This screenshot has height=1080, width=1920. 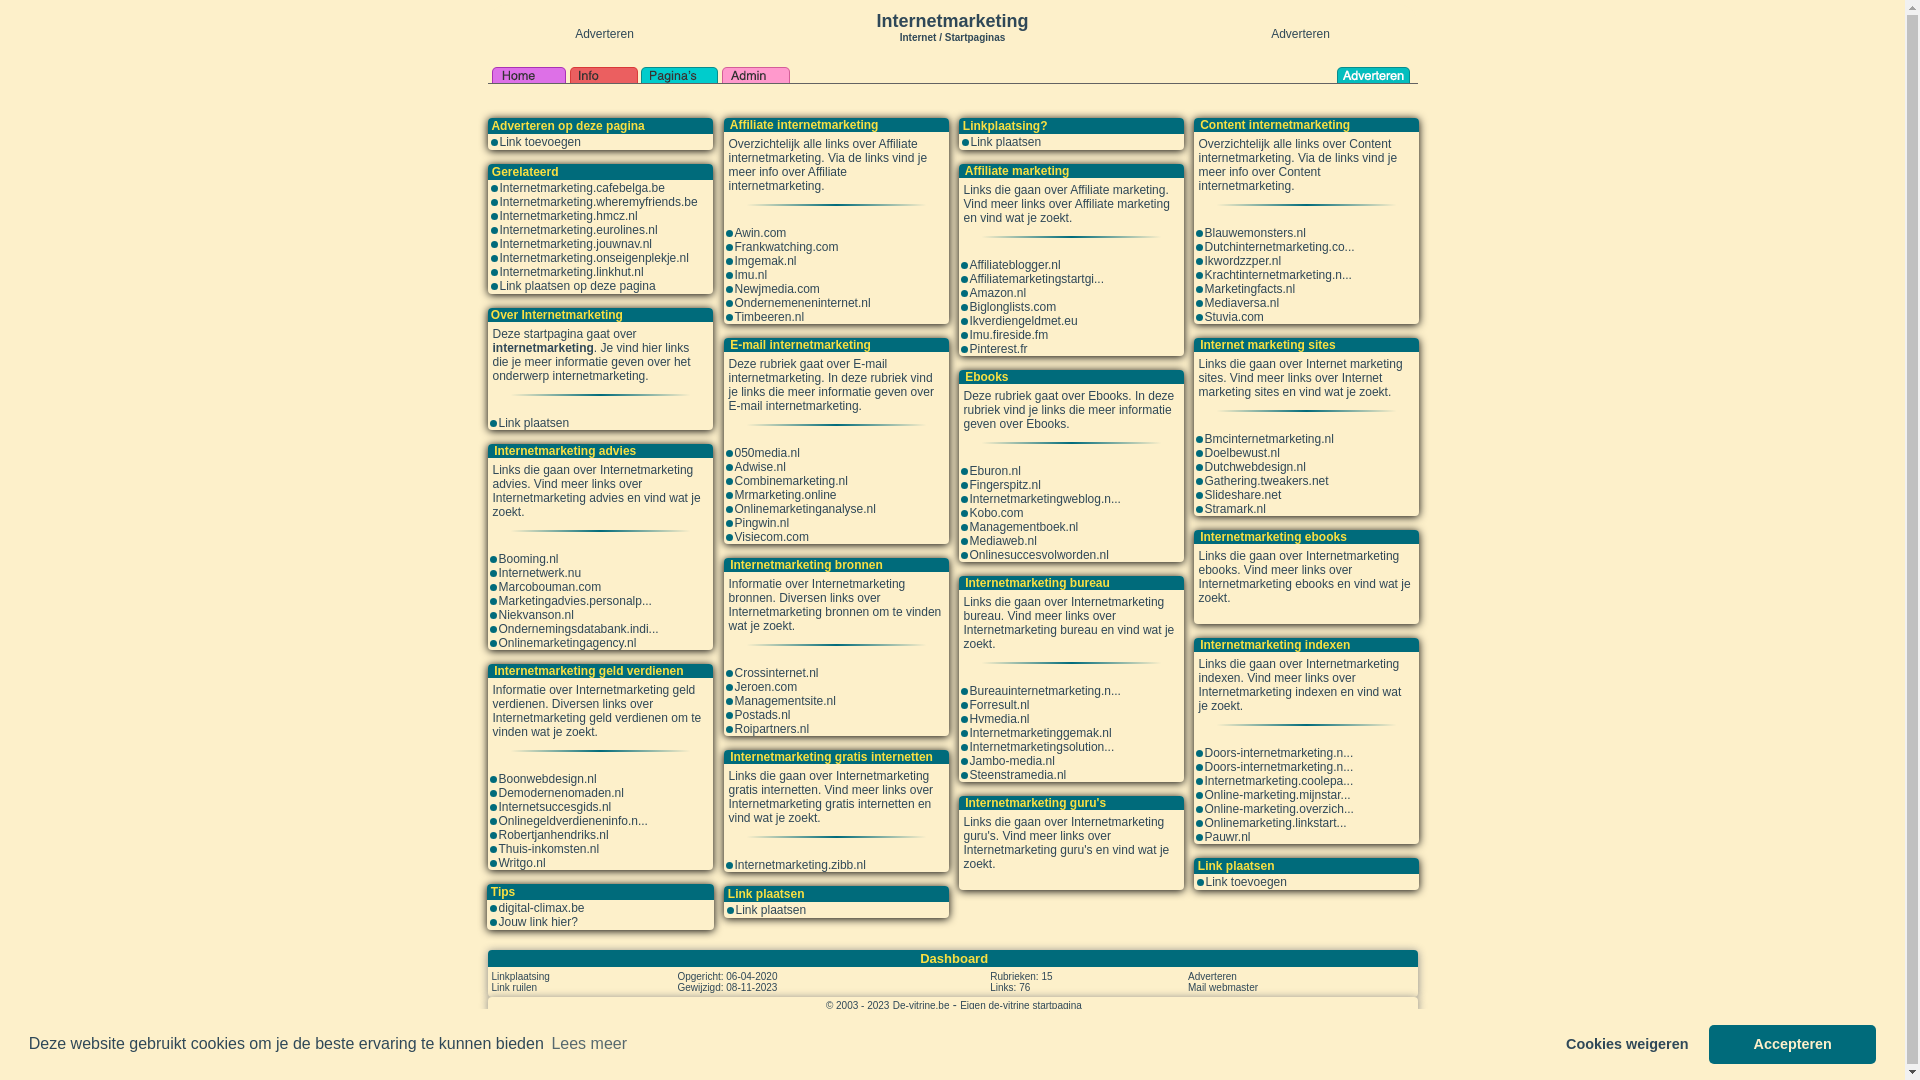 I want to click on 'Mail webmaster', so click(x=1188, y=986).